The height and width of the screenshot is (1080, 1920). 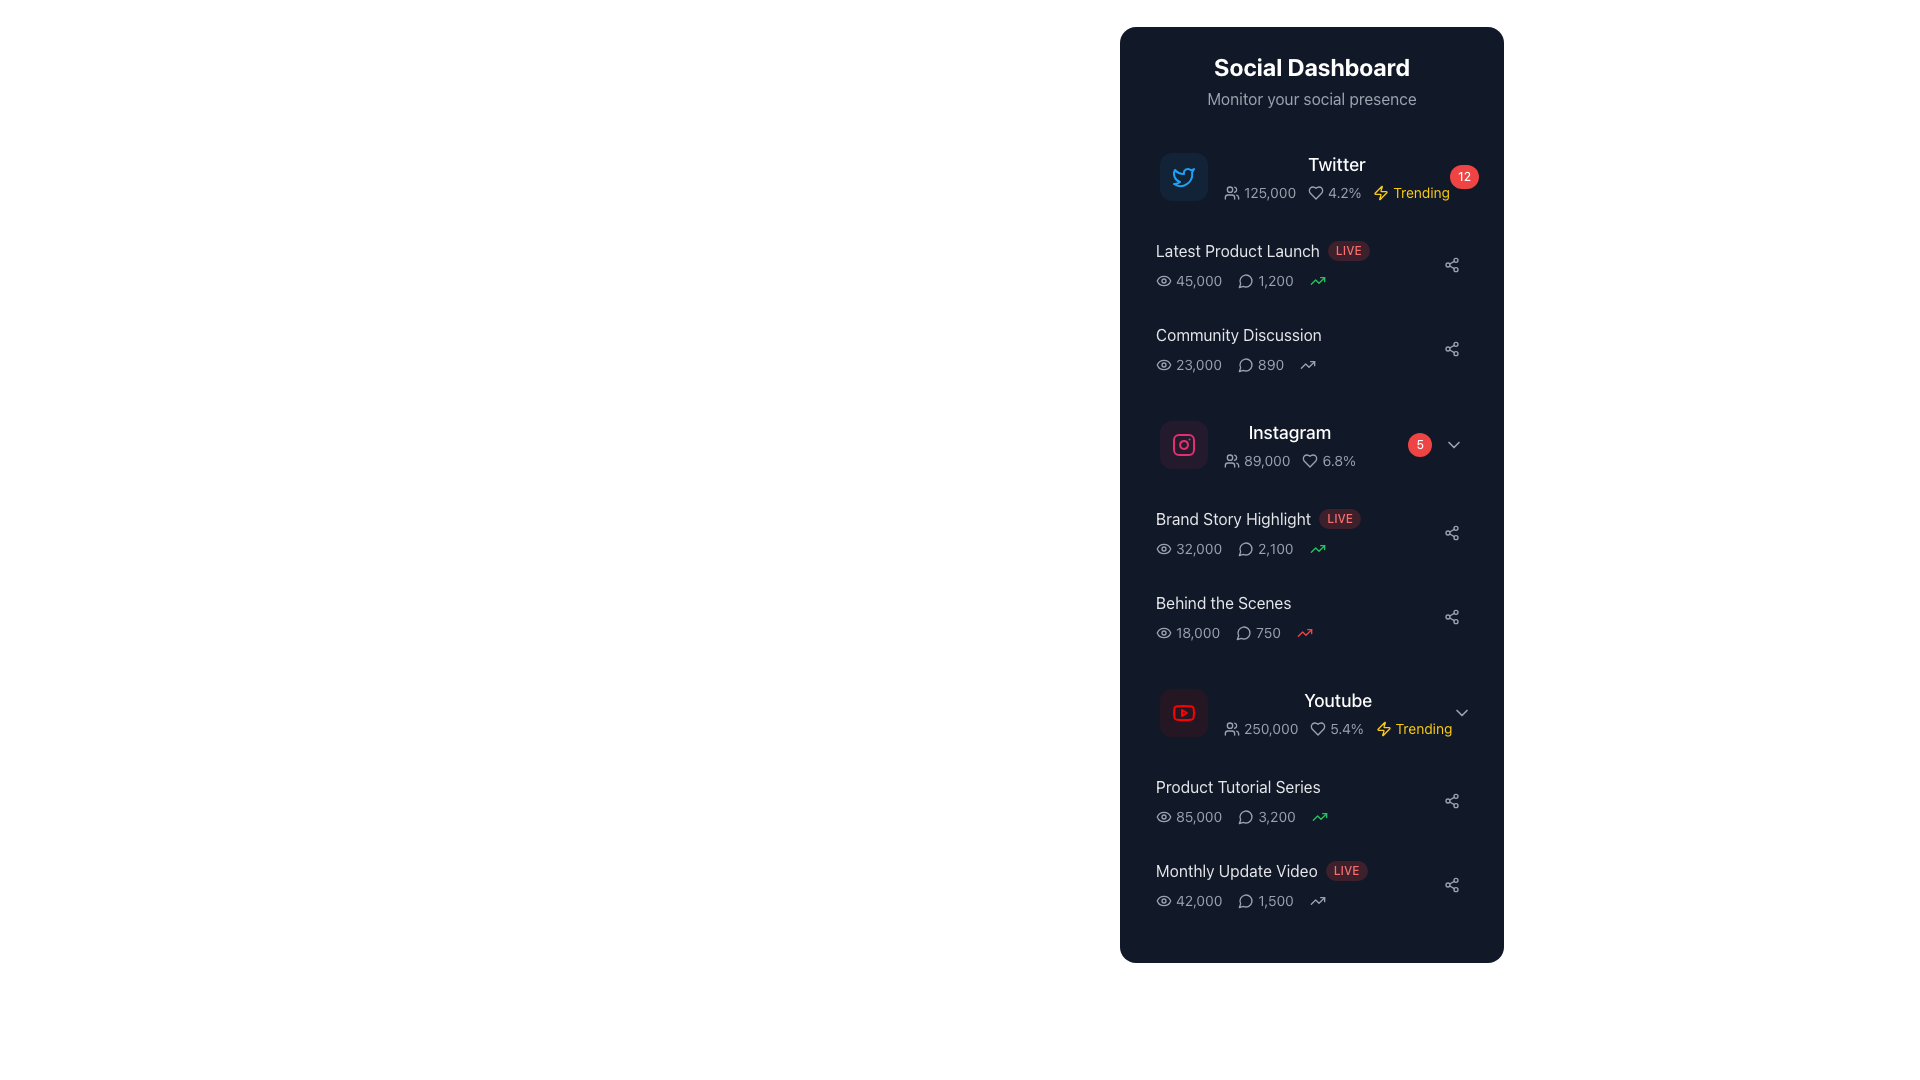 What do you see at coordinates (1311, 800) in the screenshot?
I see `the button labeled 'Product Tutorial Series' on the Social Dashboard` at bounding box center [1311, 800].